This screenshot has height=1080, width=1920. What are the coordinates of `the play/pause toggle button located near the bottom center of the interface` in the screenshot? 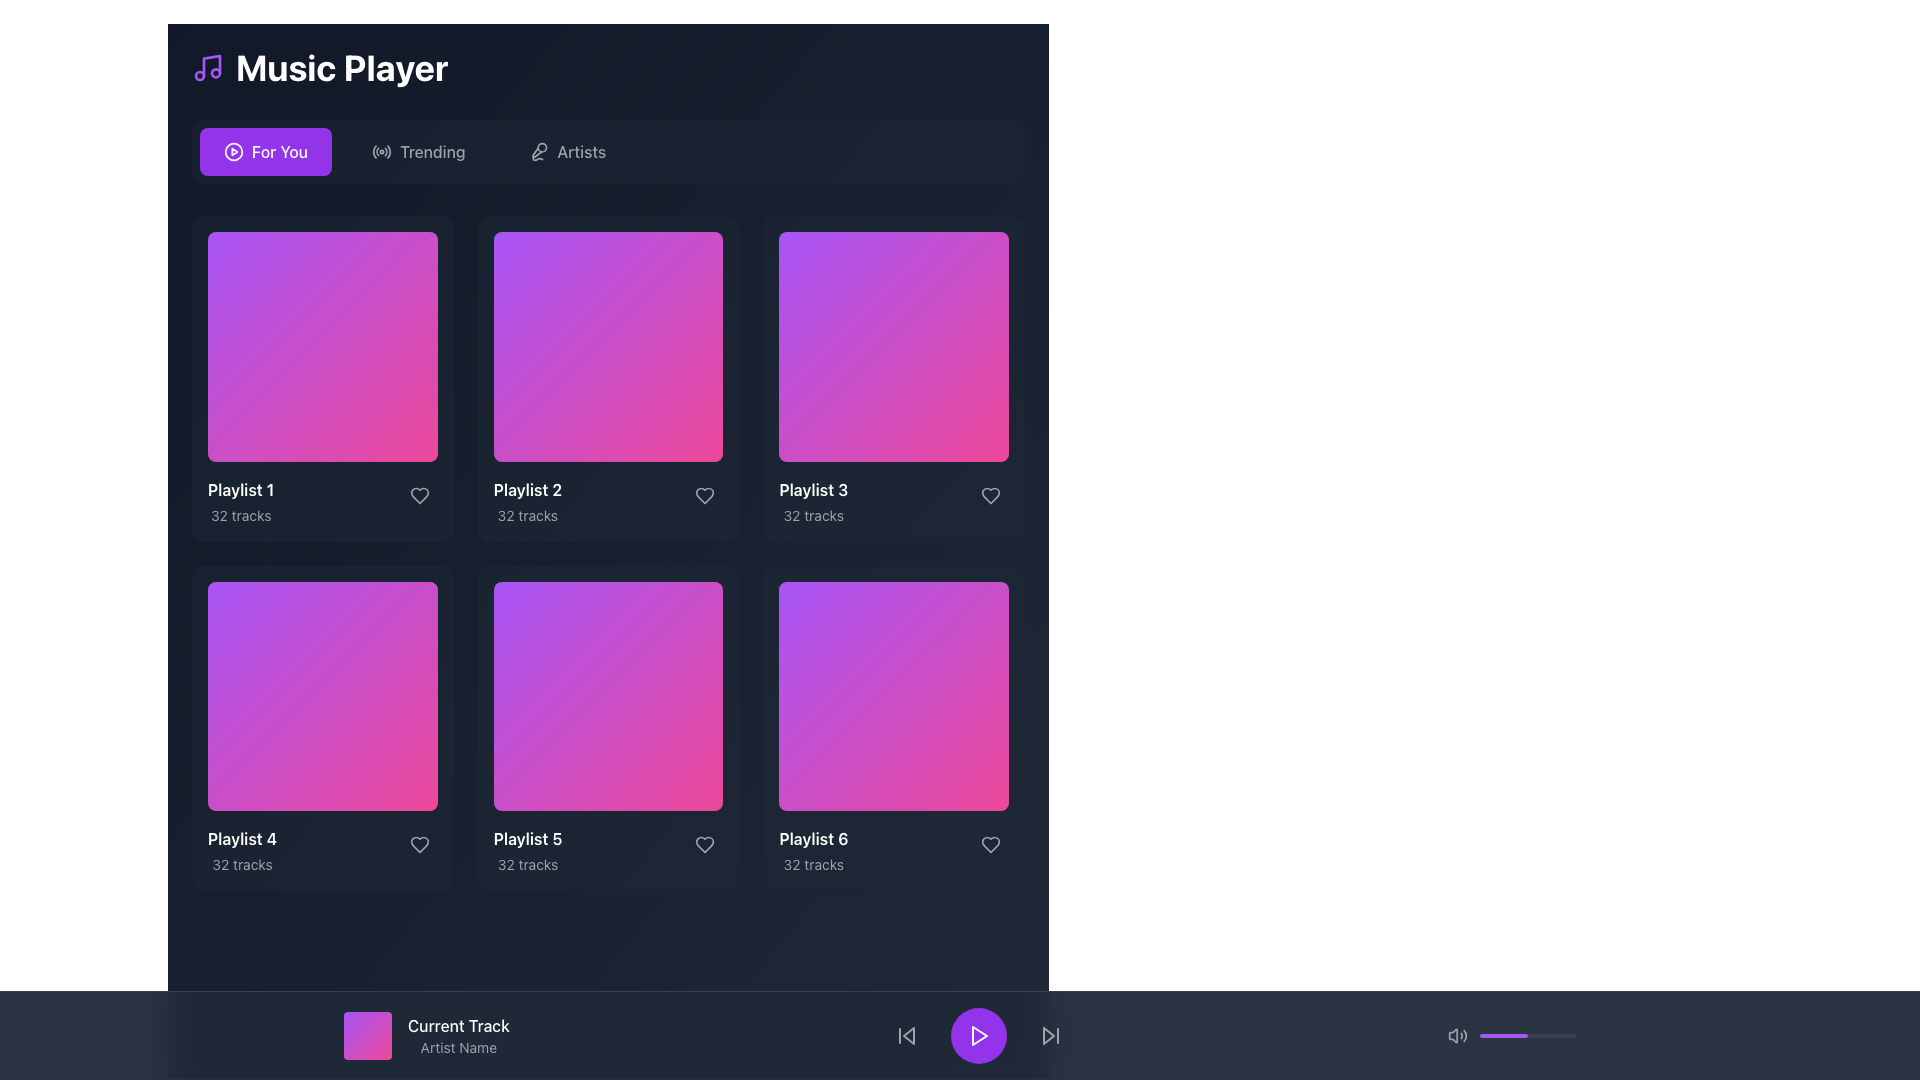 It's located at (978, 1035).